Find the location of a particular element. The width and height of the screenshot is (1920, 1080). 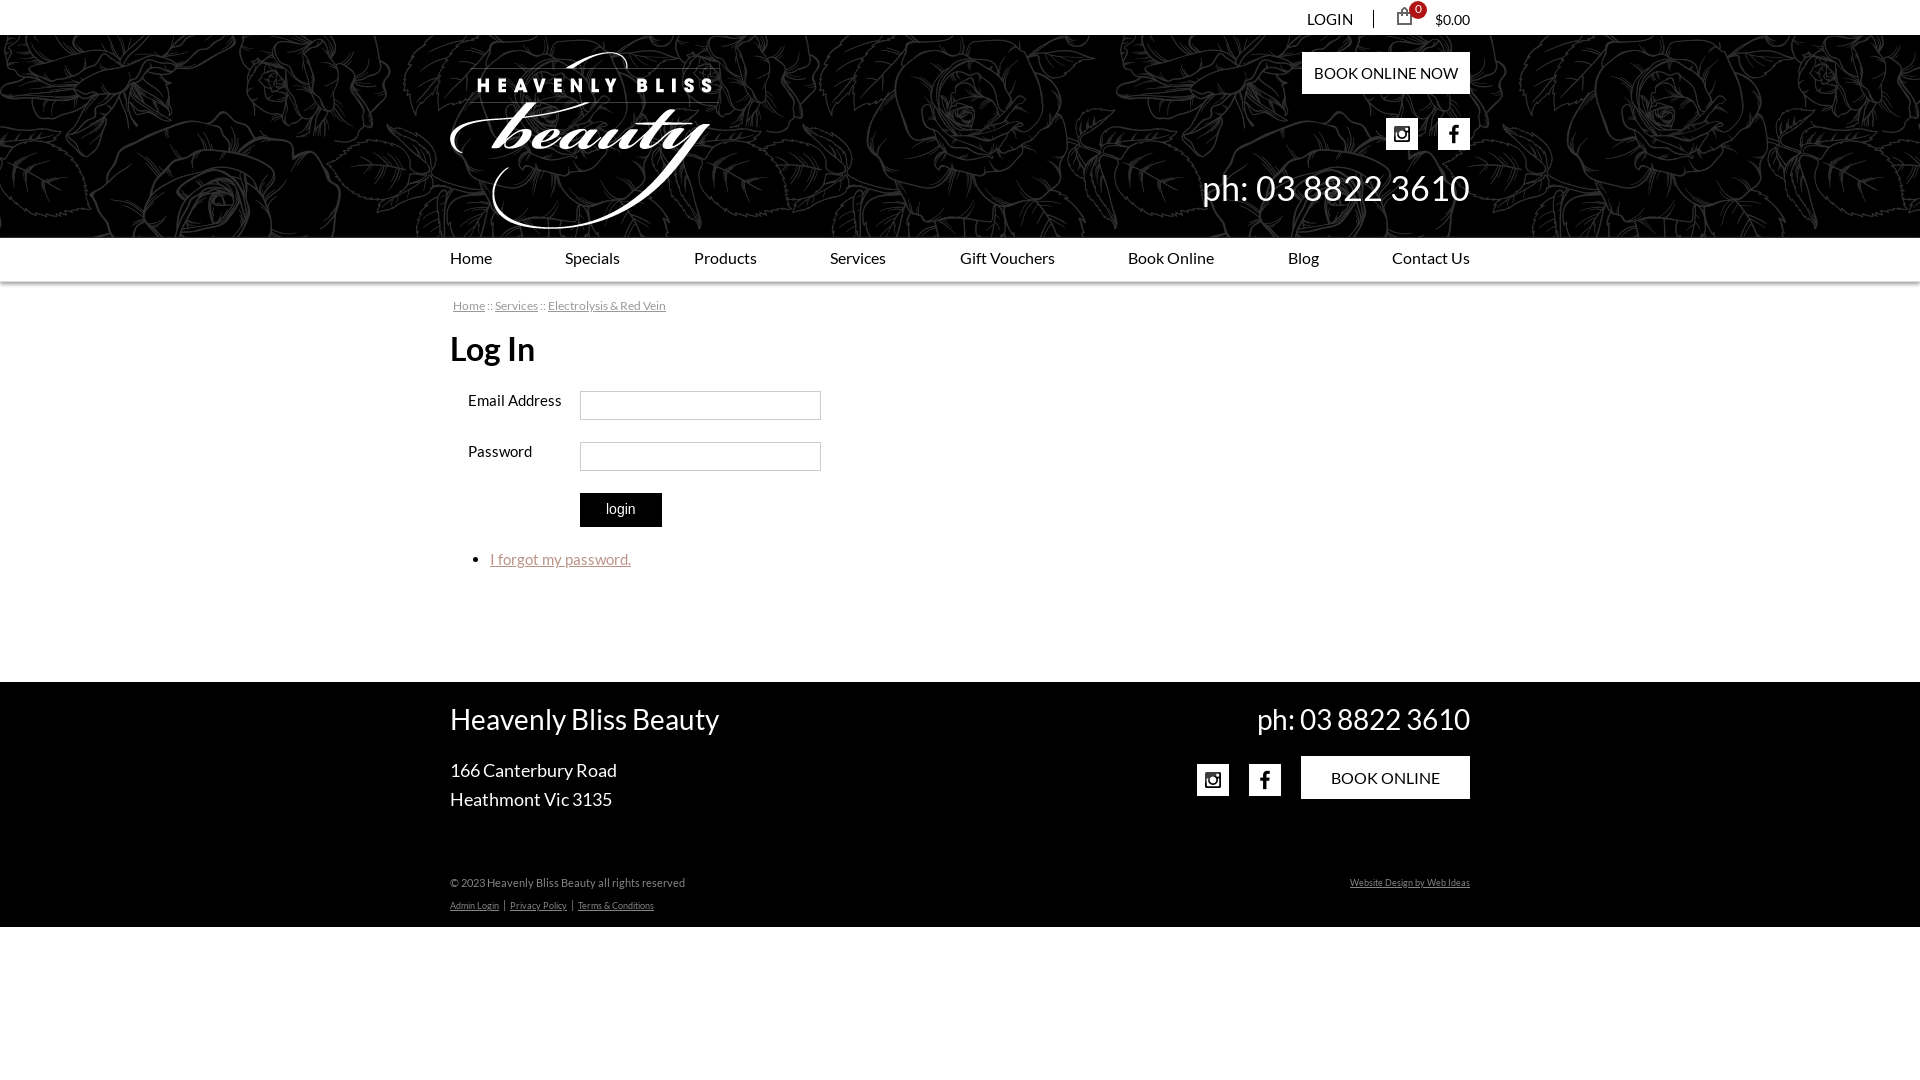

'Admin Login' is located at coordinates (473, 905).